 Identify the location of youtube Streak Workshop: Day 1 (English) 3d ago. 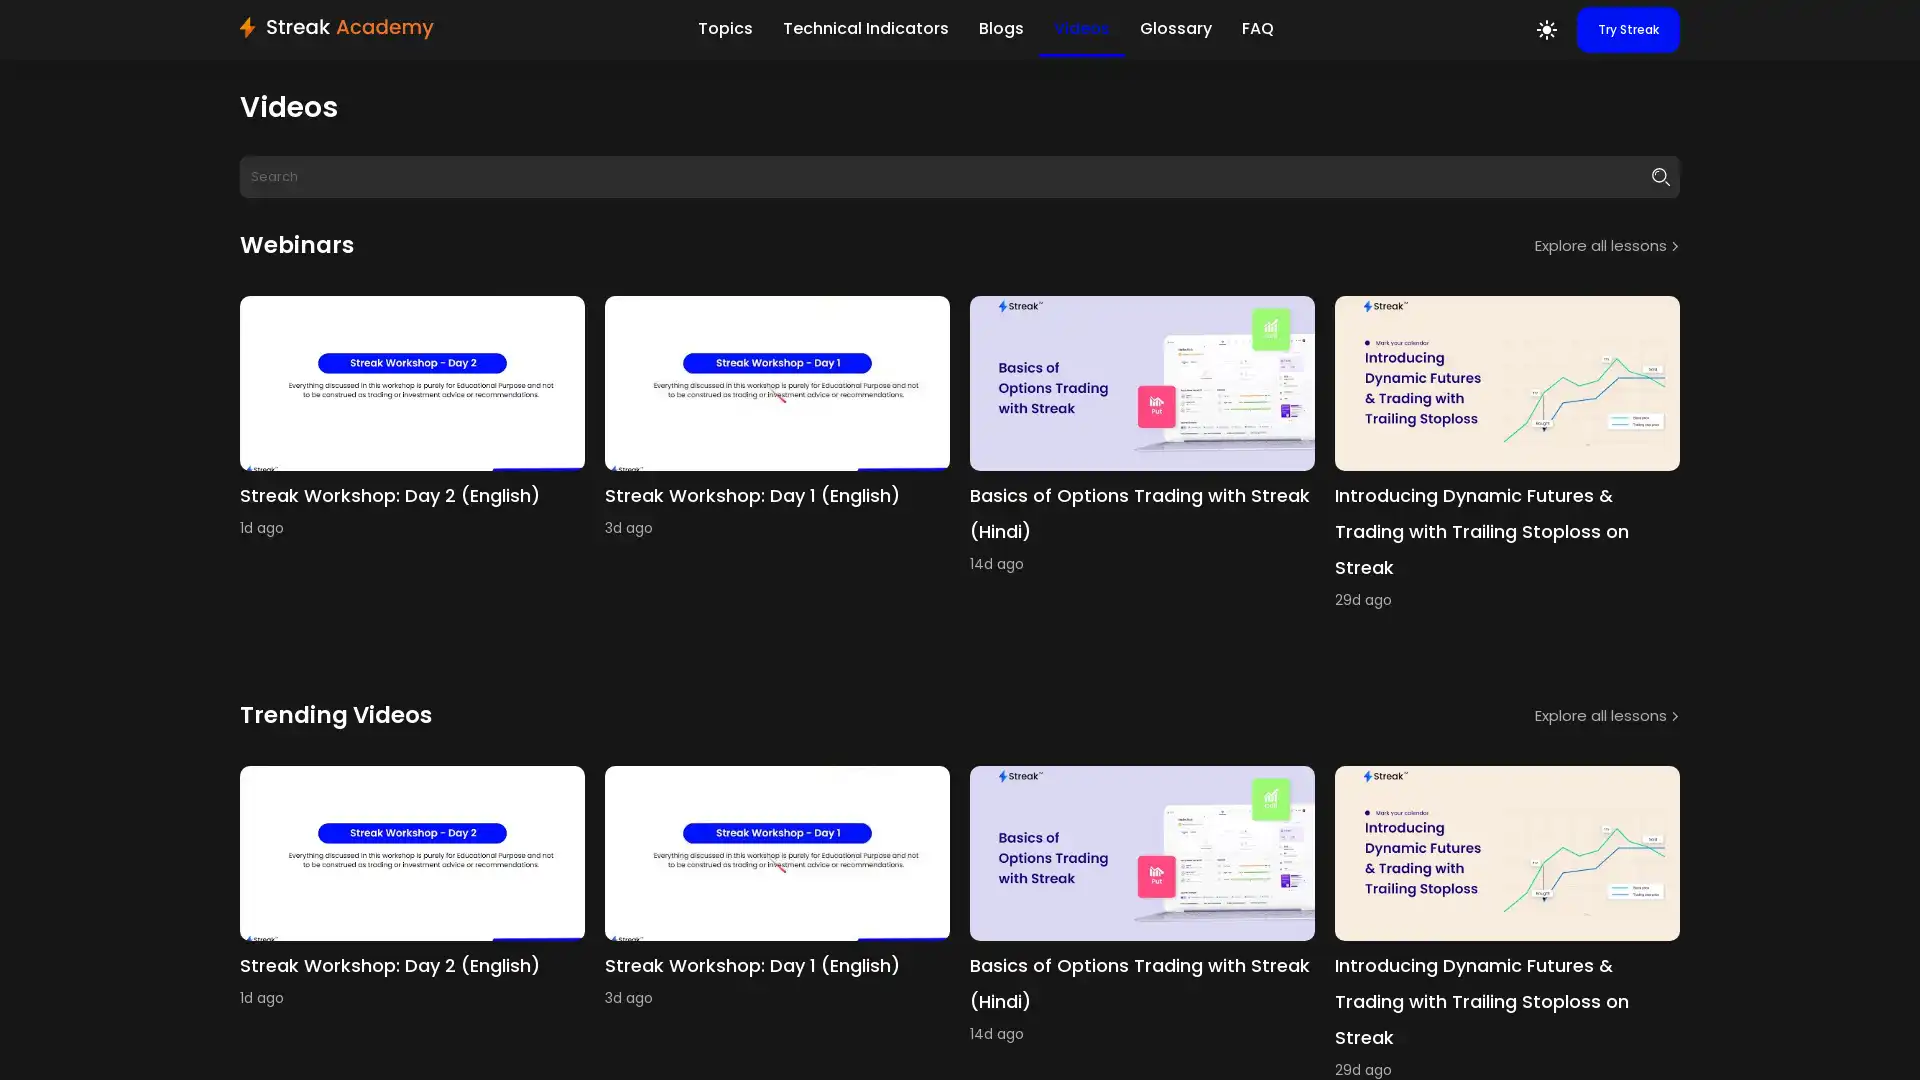
(776, 455).